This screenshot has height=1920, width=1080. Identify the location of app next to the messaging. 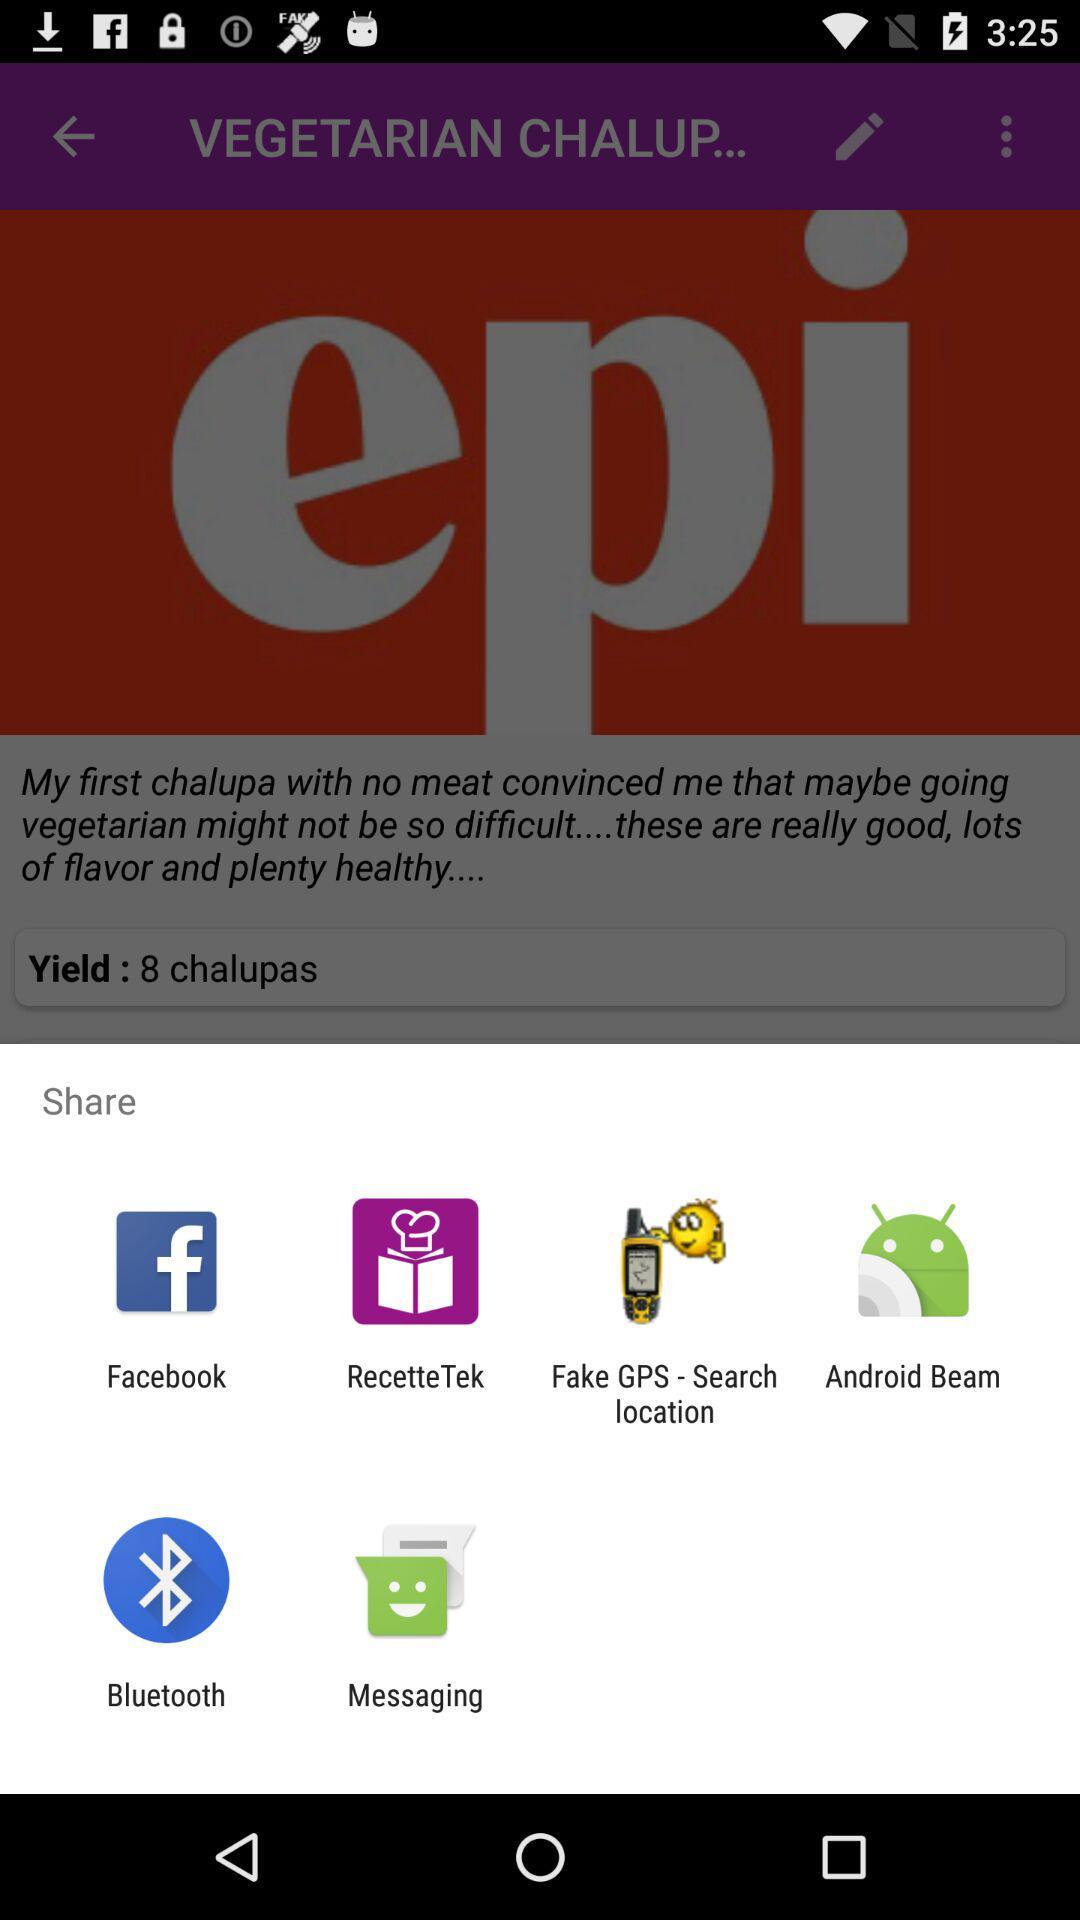
(165, 1711).